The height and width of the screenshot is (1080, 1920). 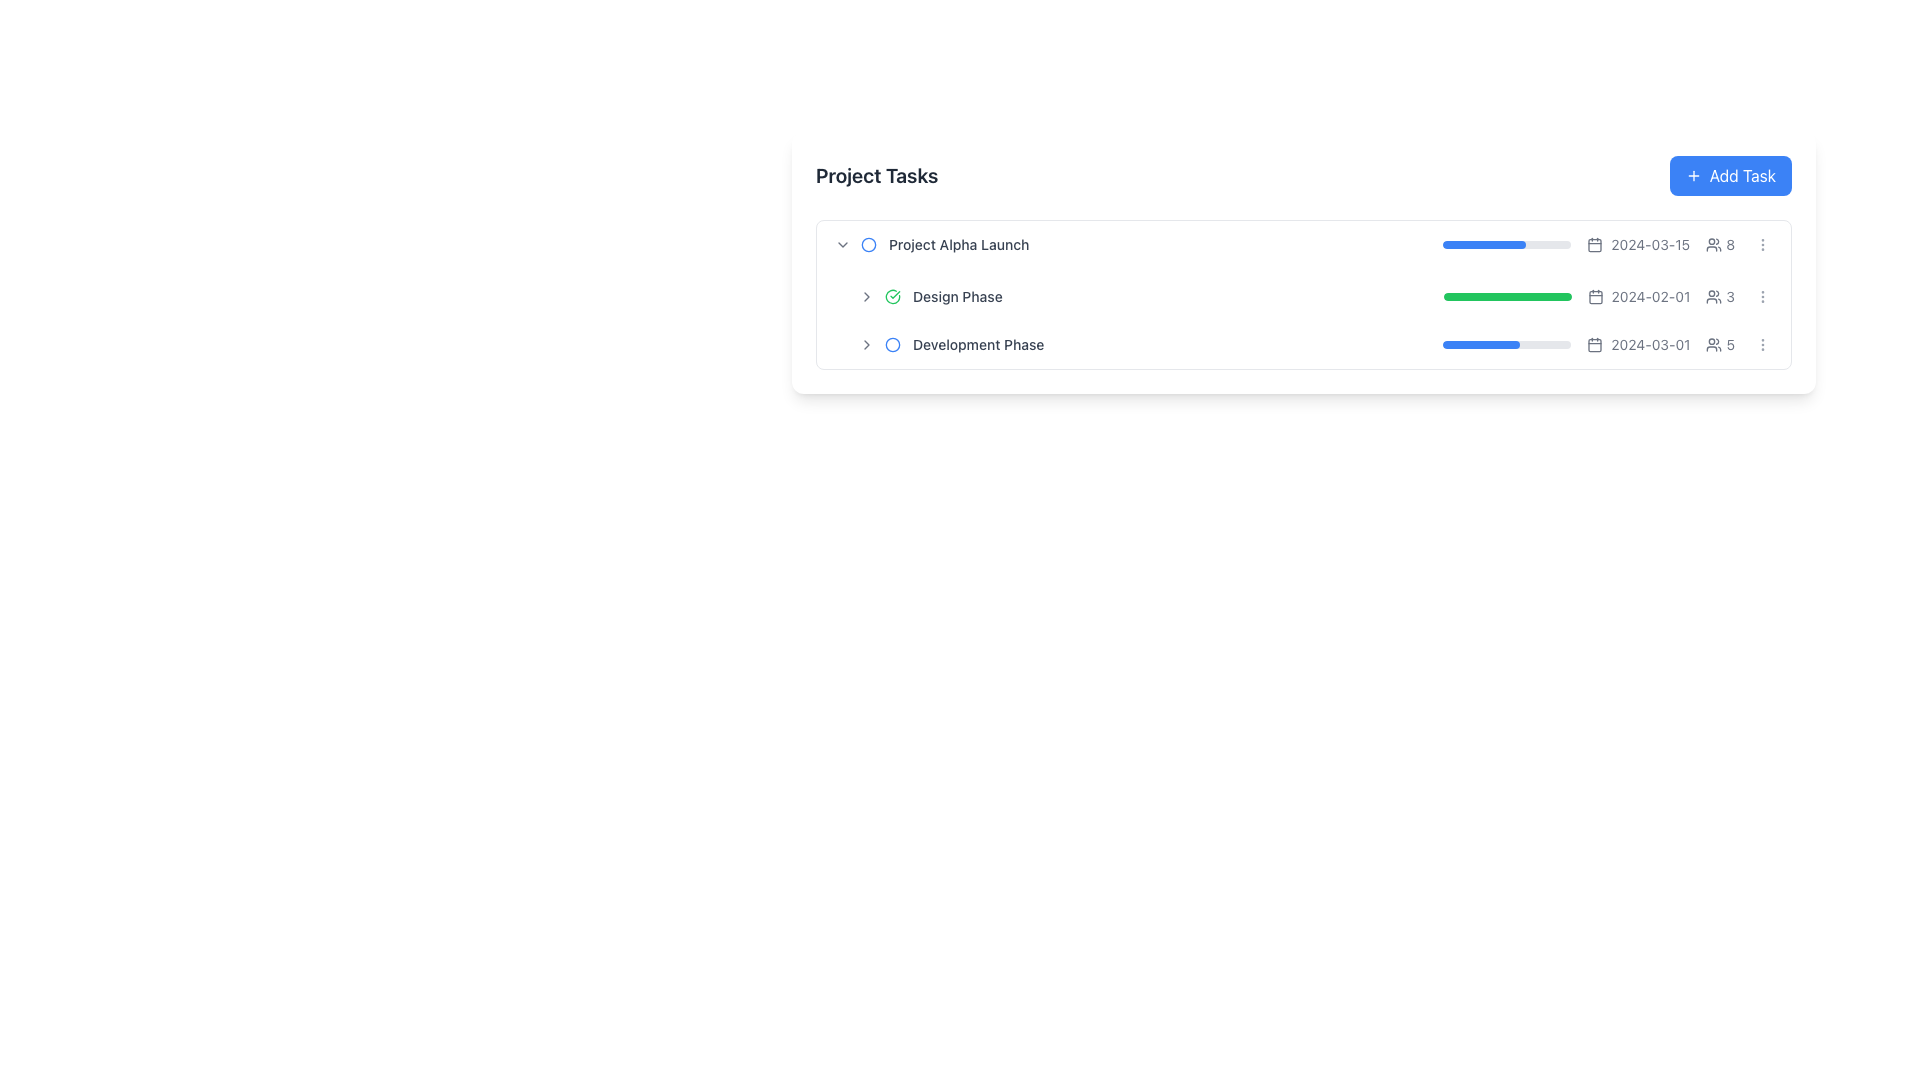 What do you see at coordinates (867, 343) in the screenshot?
I see `the small right-pointing chevron icon adjacent to the 'Development Phase' label in the 'Project Tasks' list` at bounding box center [867, 343].